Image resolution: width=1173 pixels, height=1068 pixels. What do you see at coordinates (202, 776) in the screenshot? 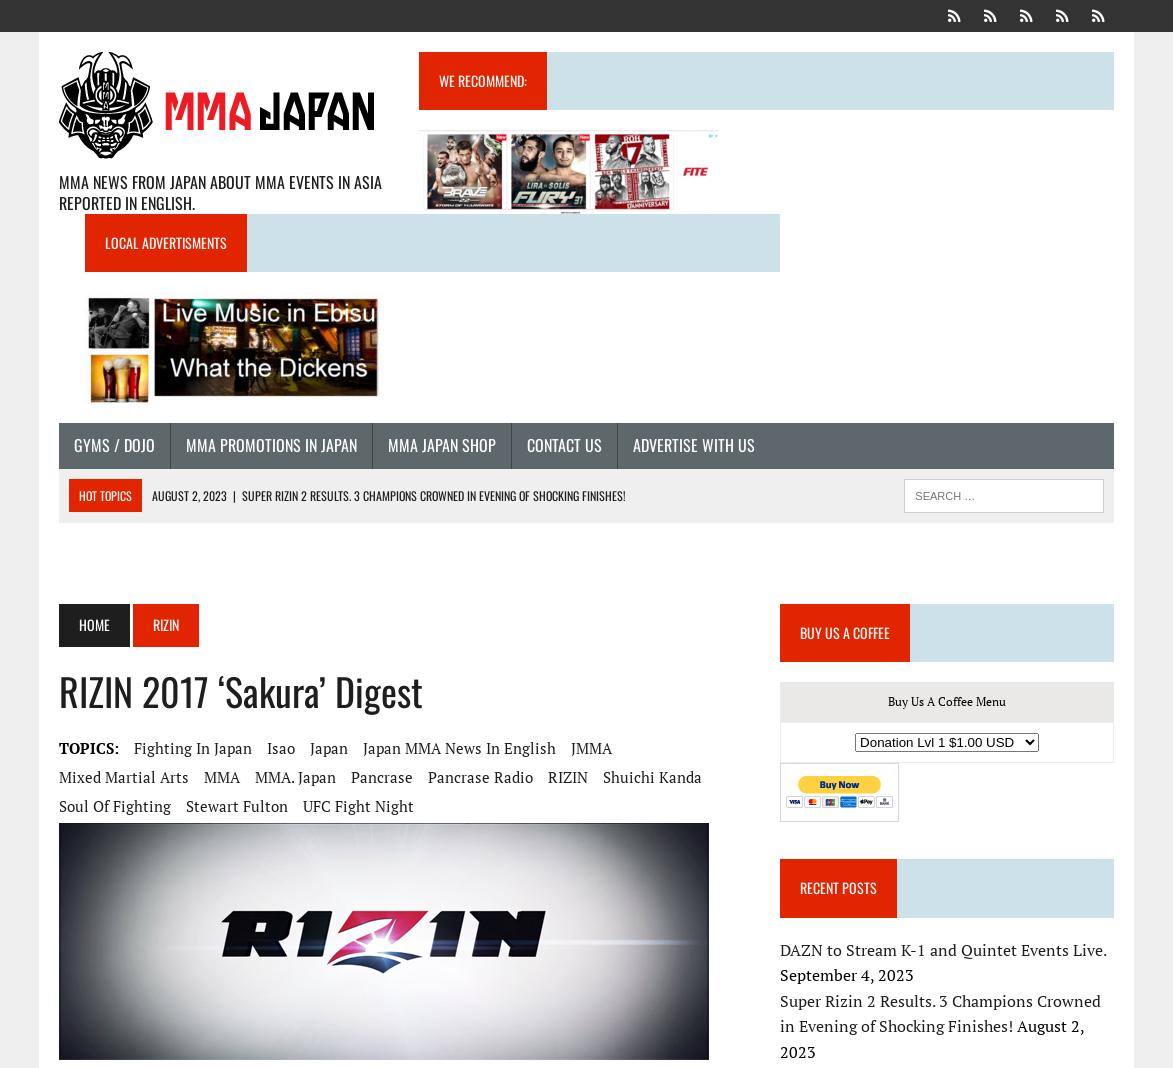
I see `'MMA'` at bounding box center [202, 776].